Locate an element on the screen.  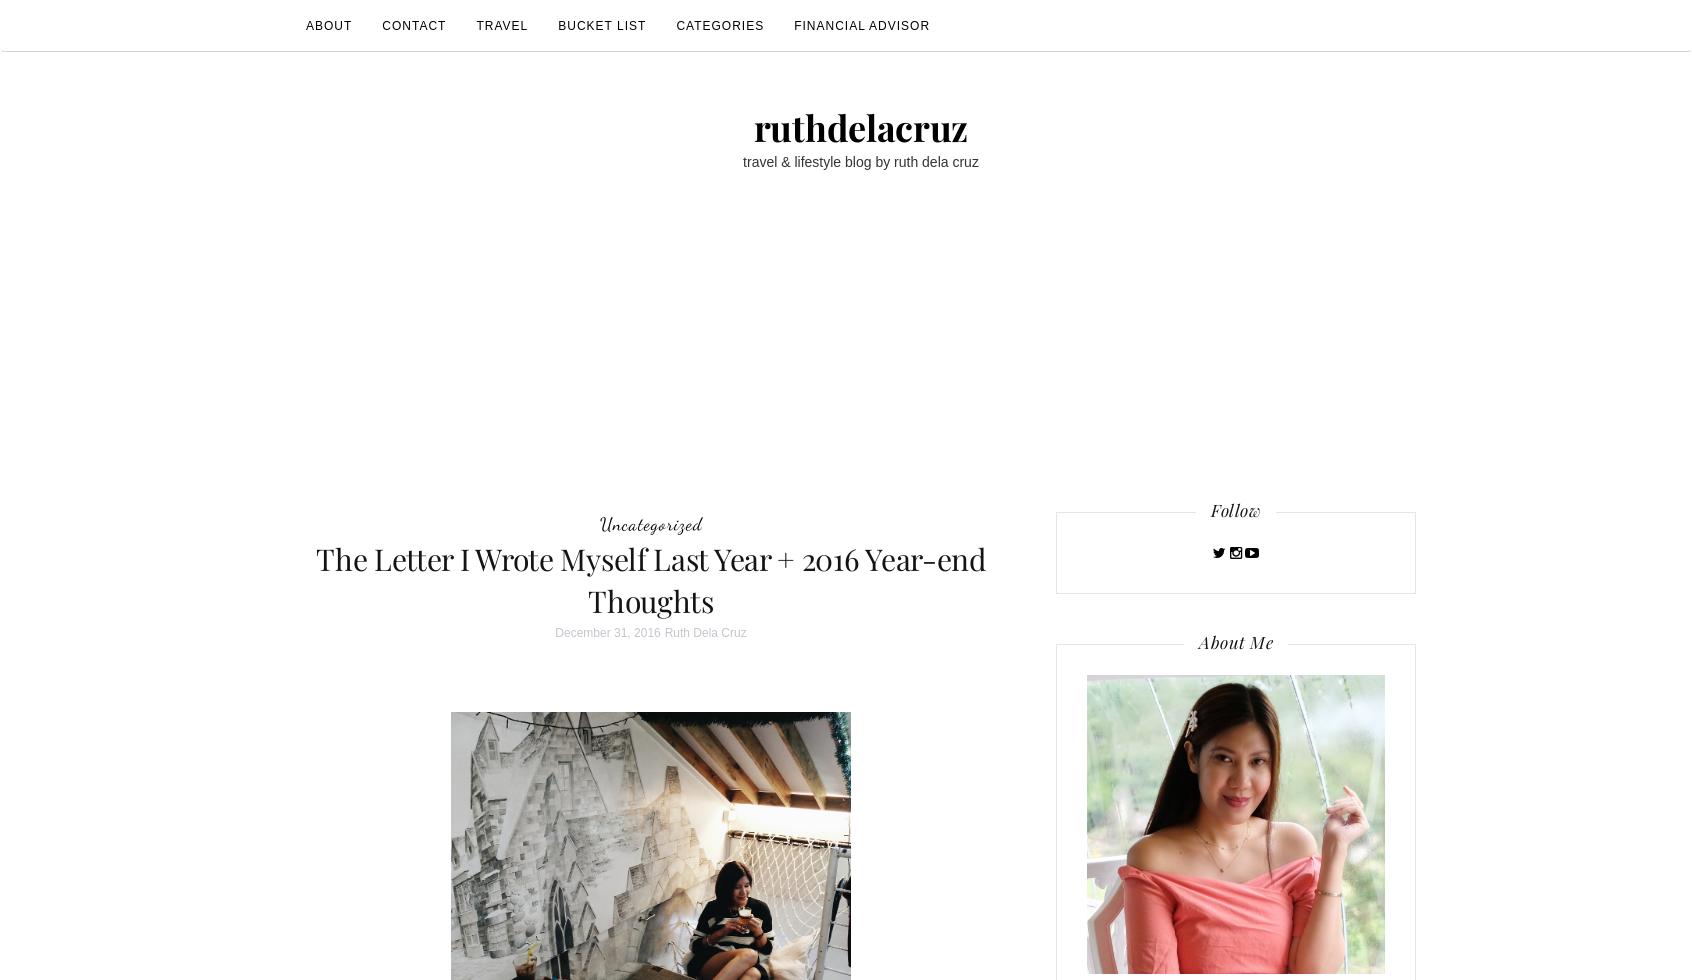
'About' is located at coordinates (327, 25).